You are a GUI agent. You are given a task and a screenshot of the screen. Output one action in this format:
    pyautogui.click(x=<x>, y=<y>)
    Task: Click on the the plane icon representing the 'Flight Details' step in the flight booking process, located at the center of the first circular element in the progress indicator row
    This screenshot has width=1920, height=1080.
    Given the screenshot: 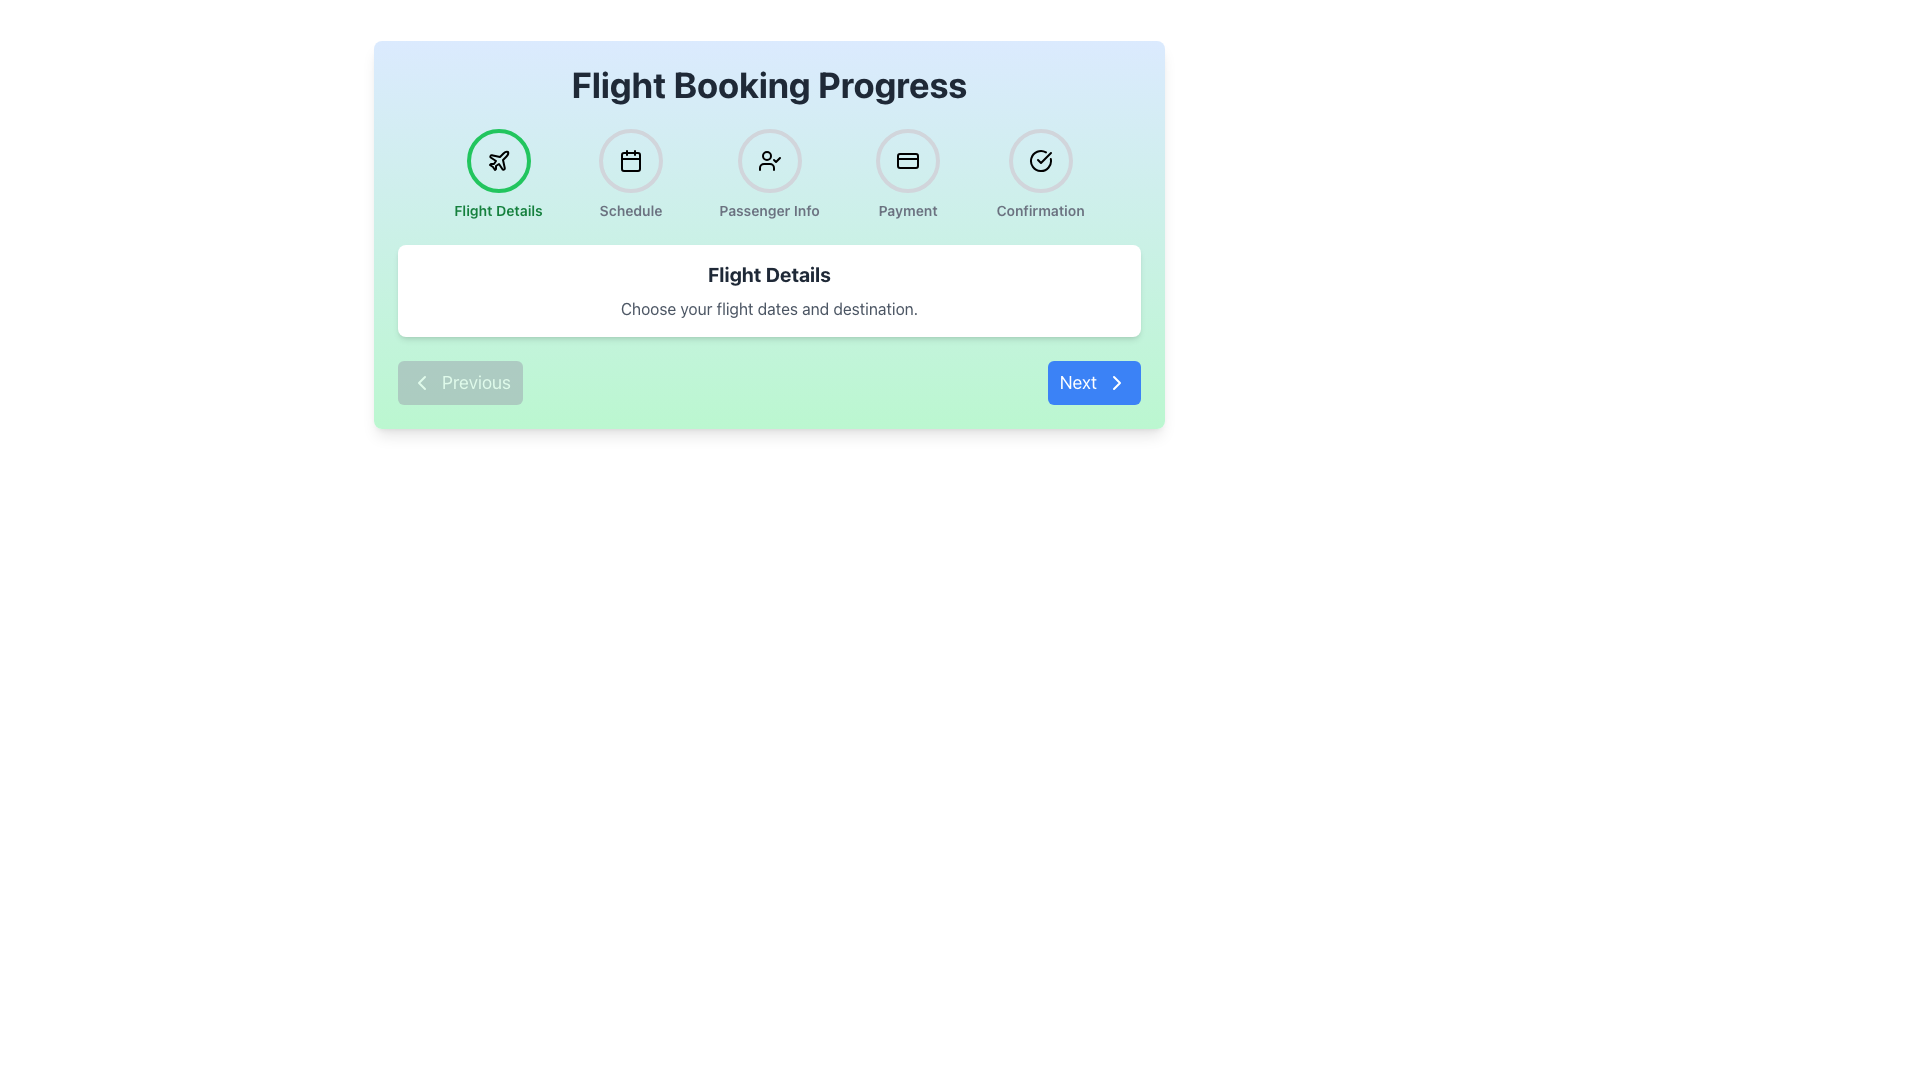 What is the action you would take?
    pyautogui.click(x=498, y=160)
    